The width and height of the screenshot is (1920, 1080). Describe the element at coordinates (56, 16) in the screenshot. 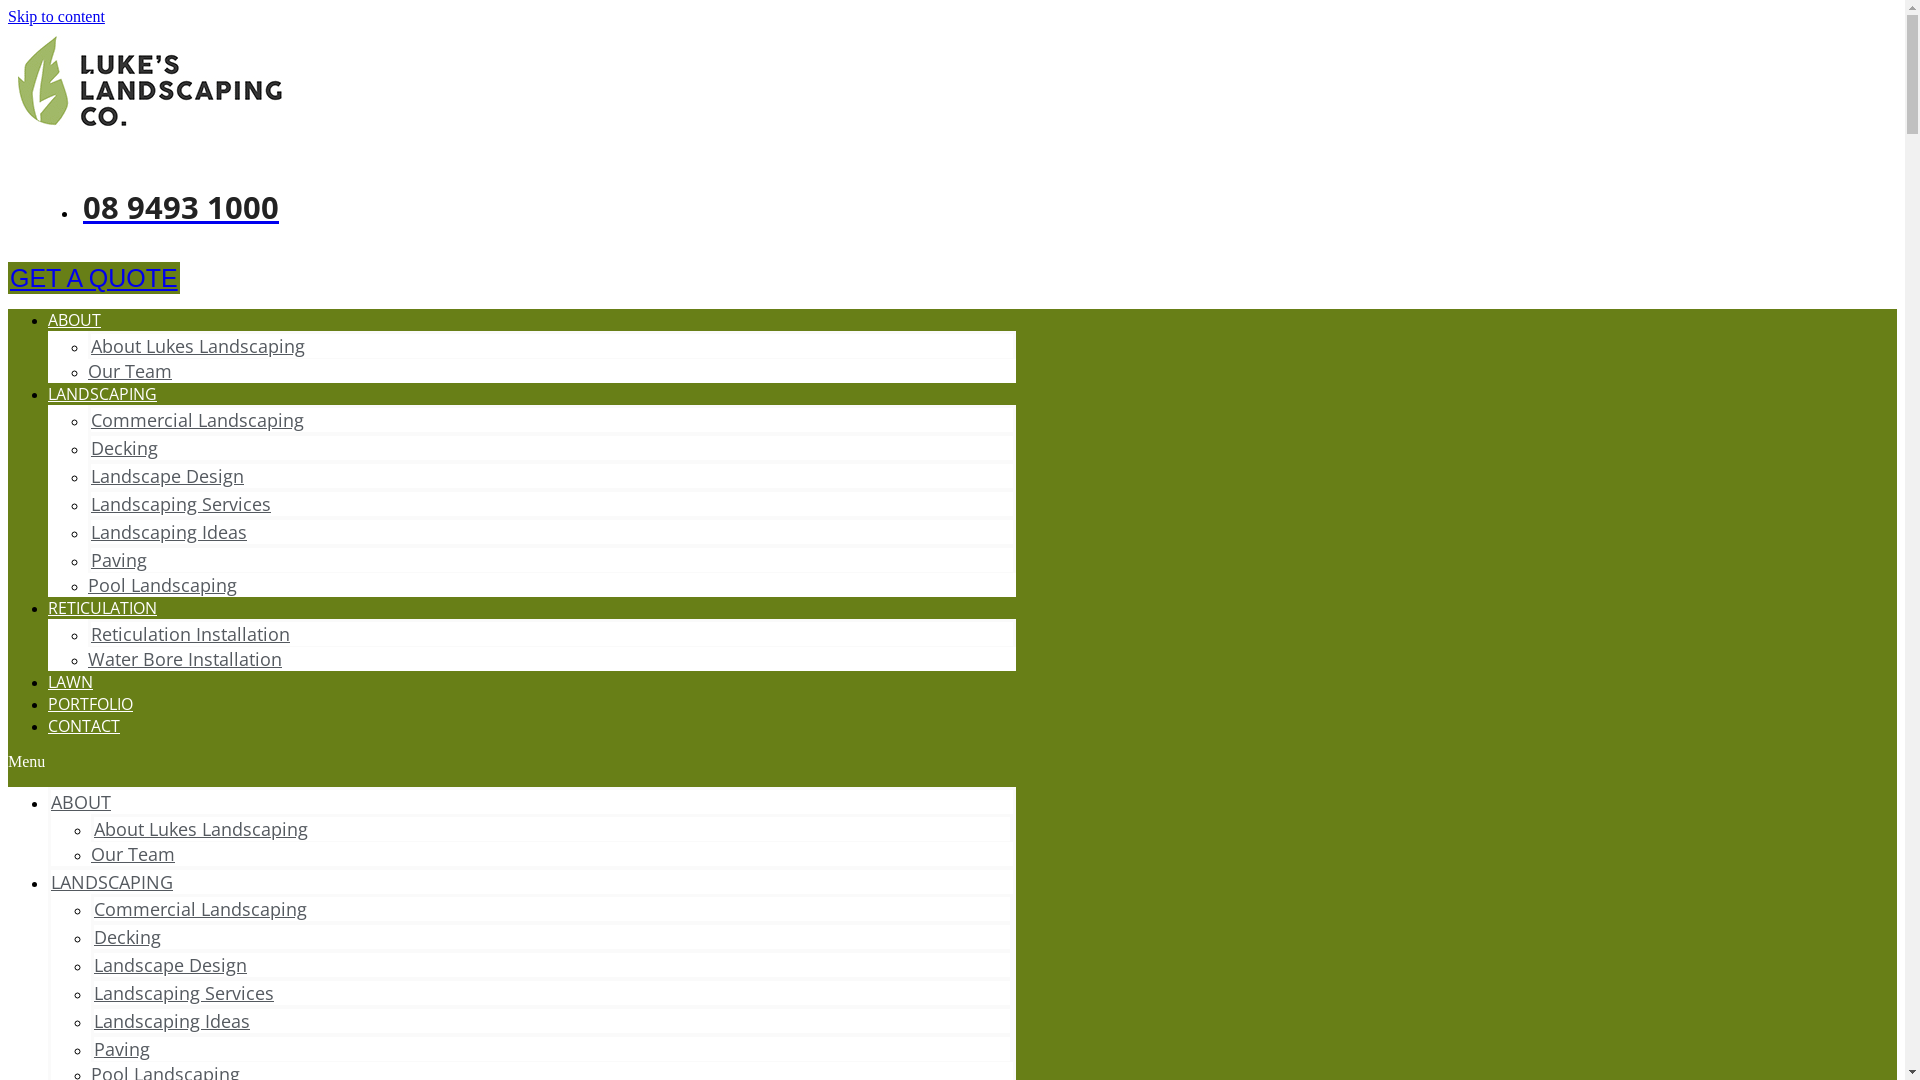

I see `'Skip to content'` at that location.